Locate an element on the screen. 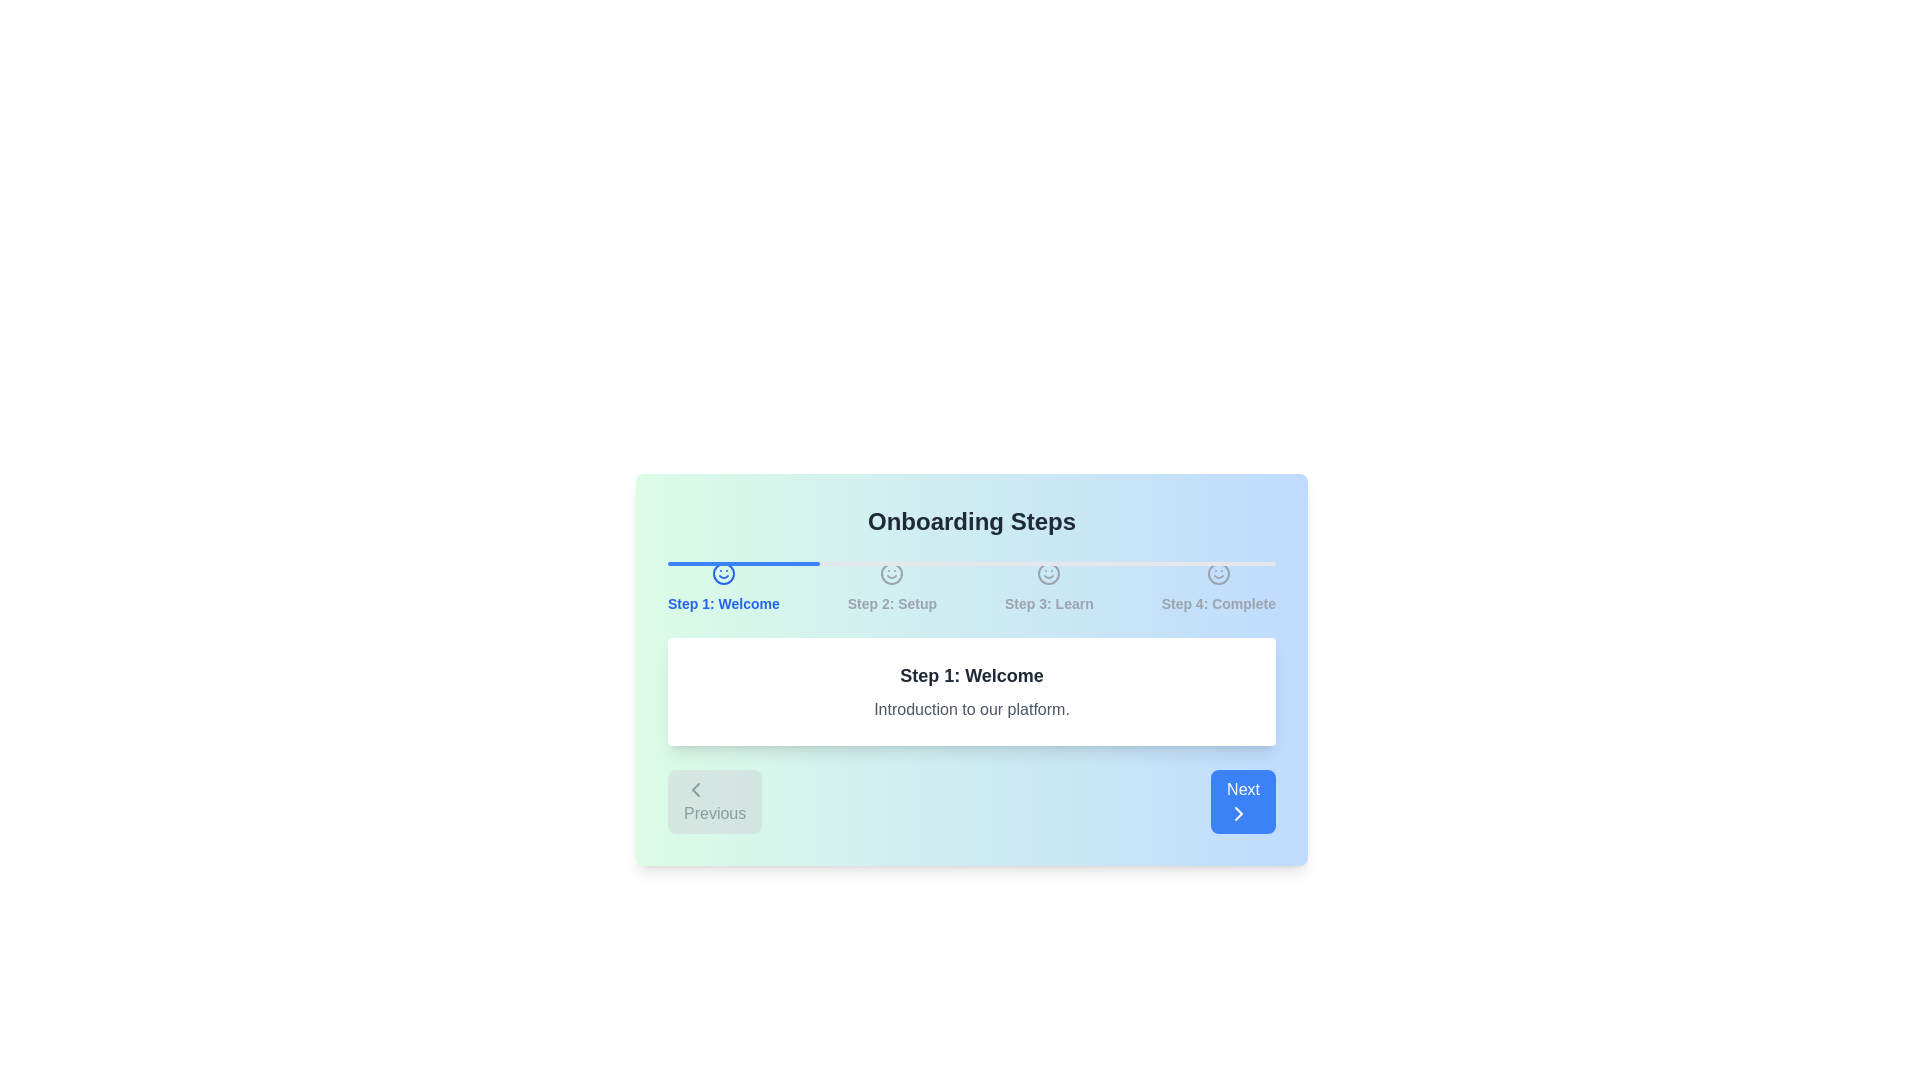 The height and width of the screenshot is (1080, 1920). the circular SVG icon resembling a smiling face labeled 'Step 2: Setup' in the onboarding steps interface is located at coordinates (891, 574).